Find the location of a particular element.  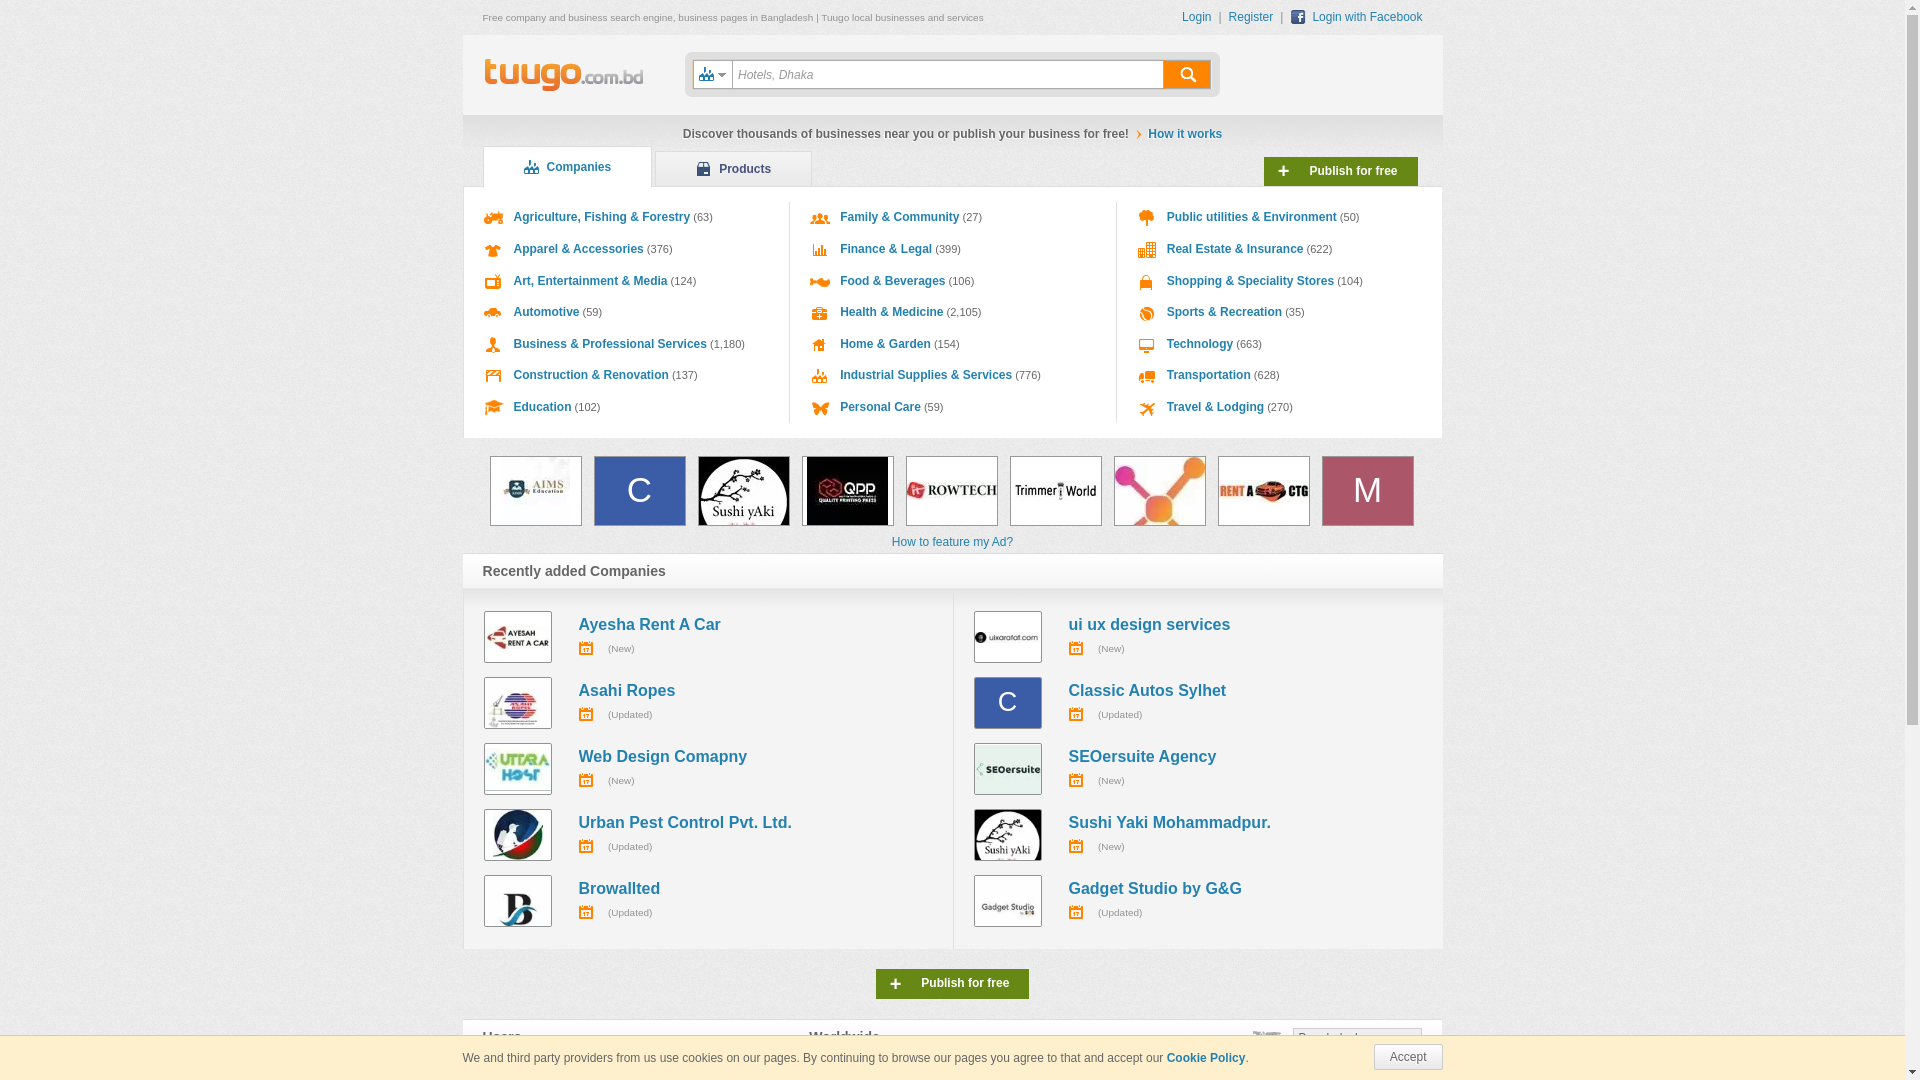

'+Publish for free' is located at coordinates (1340, 170).